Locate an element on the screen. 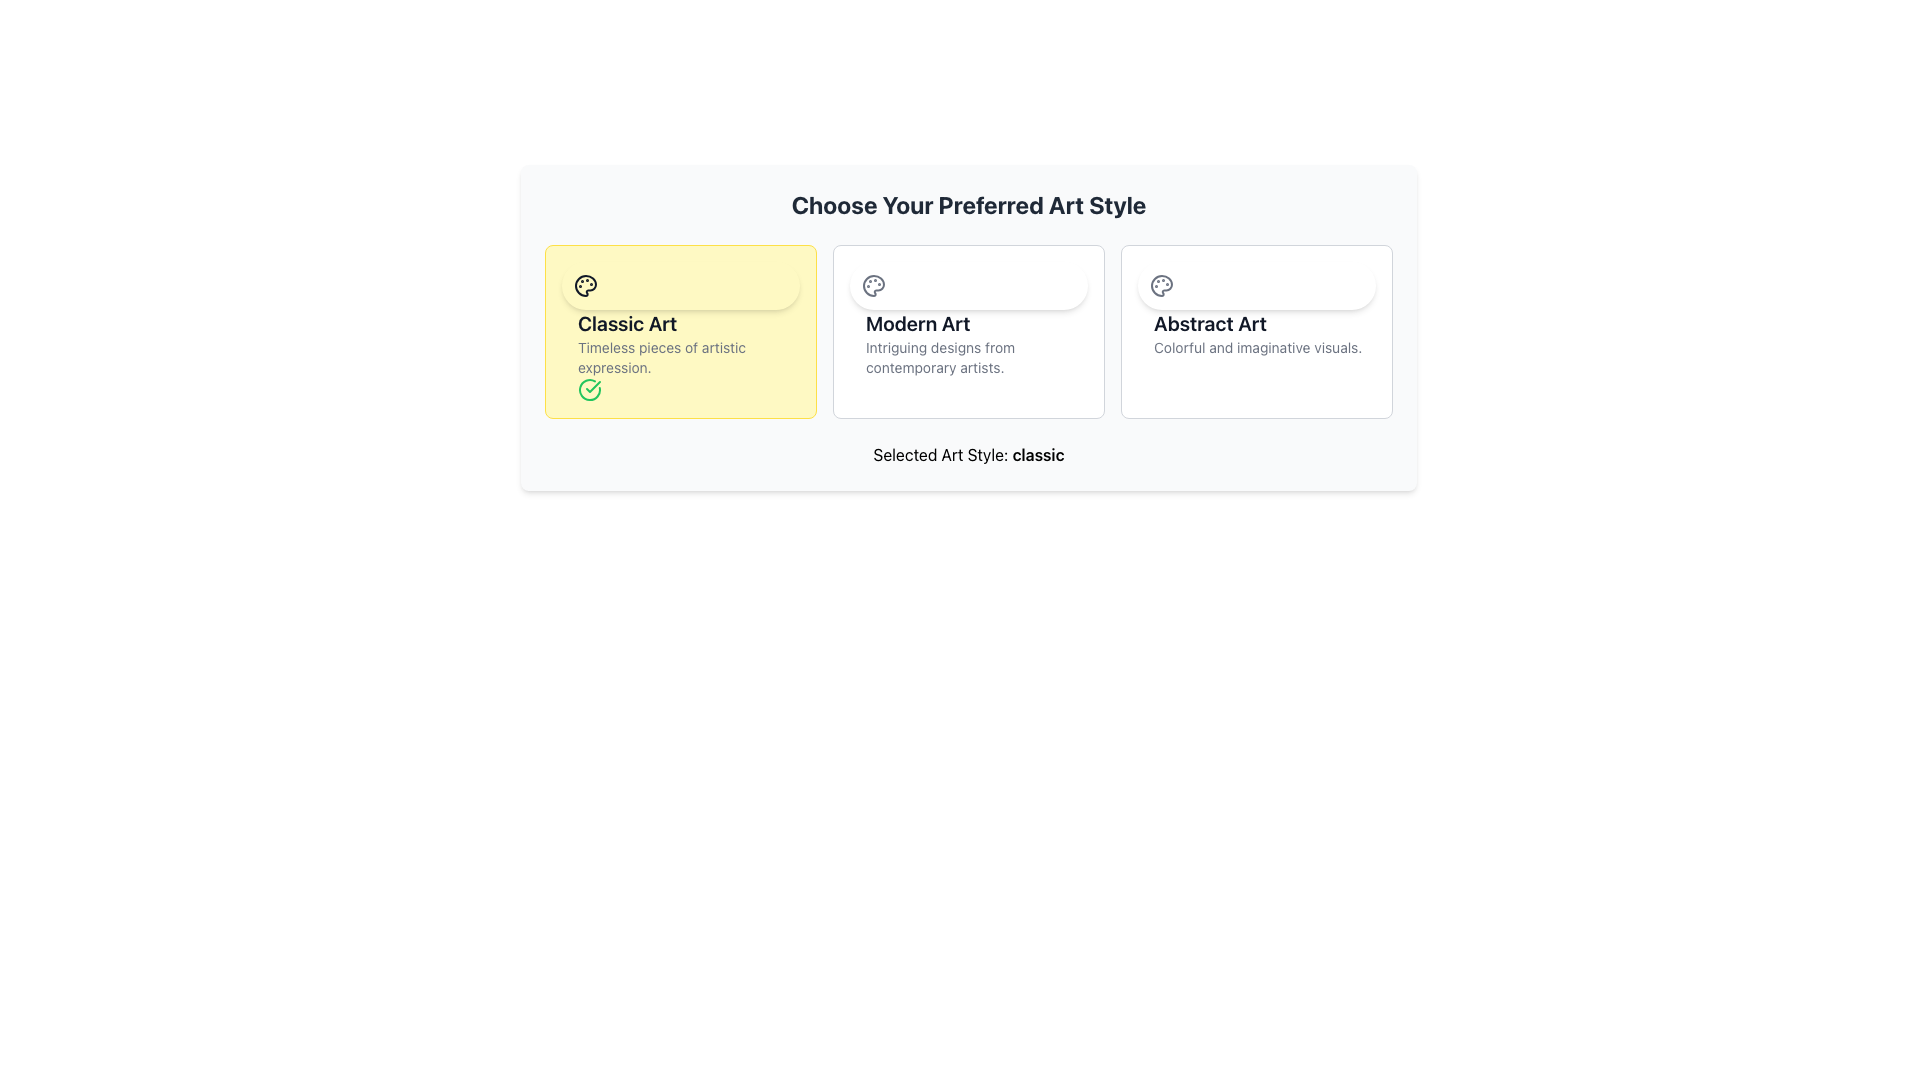  the palette icon with circular design featuring small circular indentations located in the top left corner of the 'Classic Art' card, which has a yellow background indicating active selection is located at coordinates (584, 285).